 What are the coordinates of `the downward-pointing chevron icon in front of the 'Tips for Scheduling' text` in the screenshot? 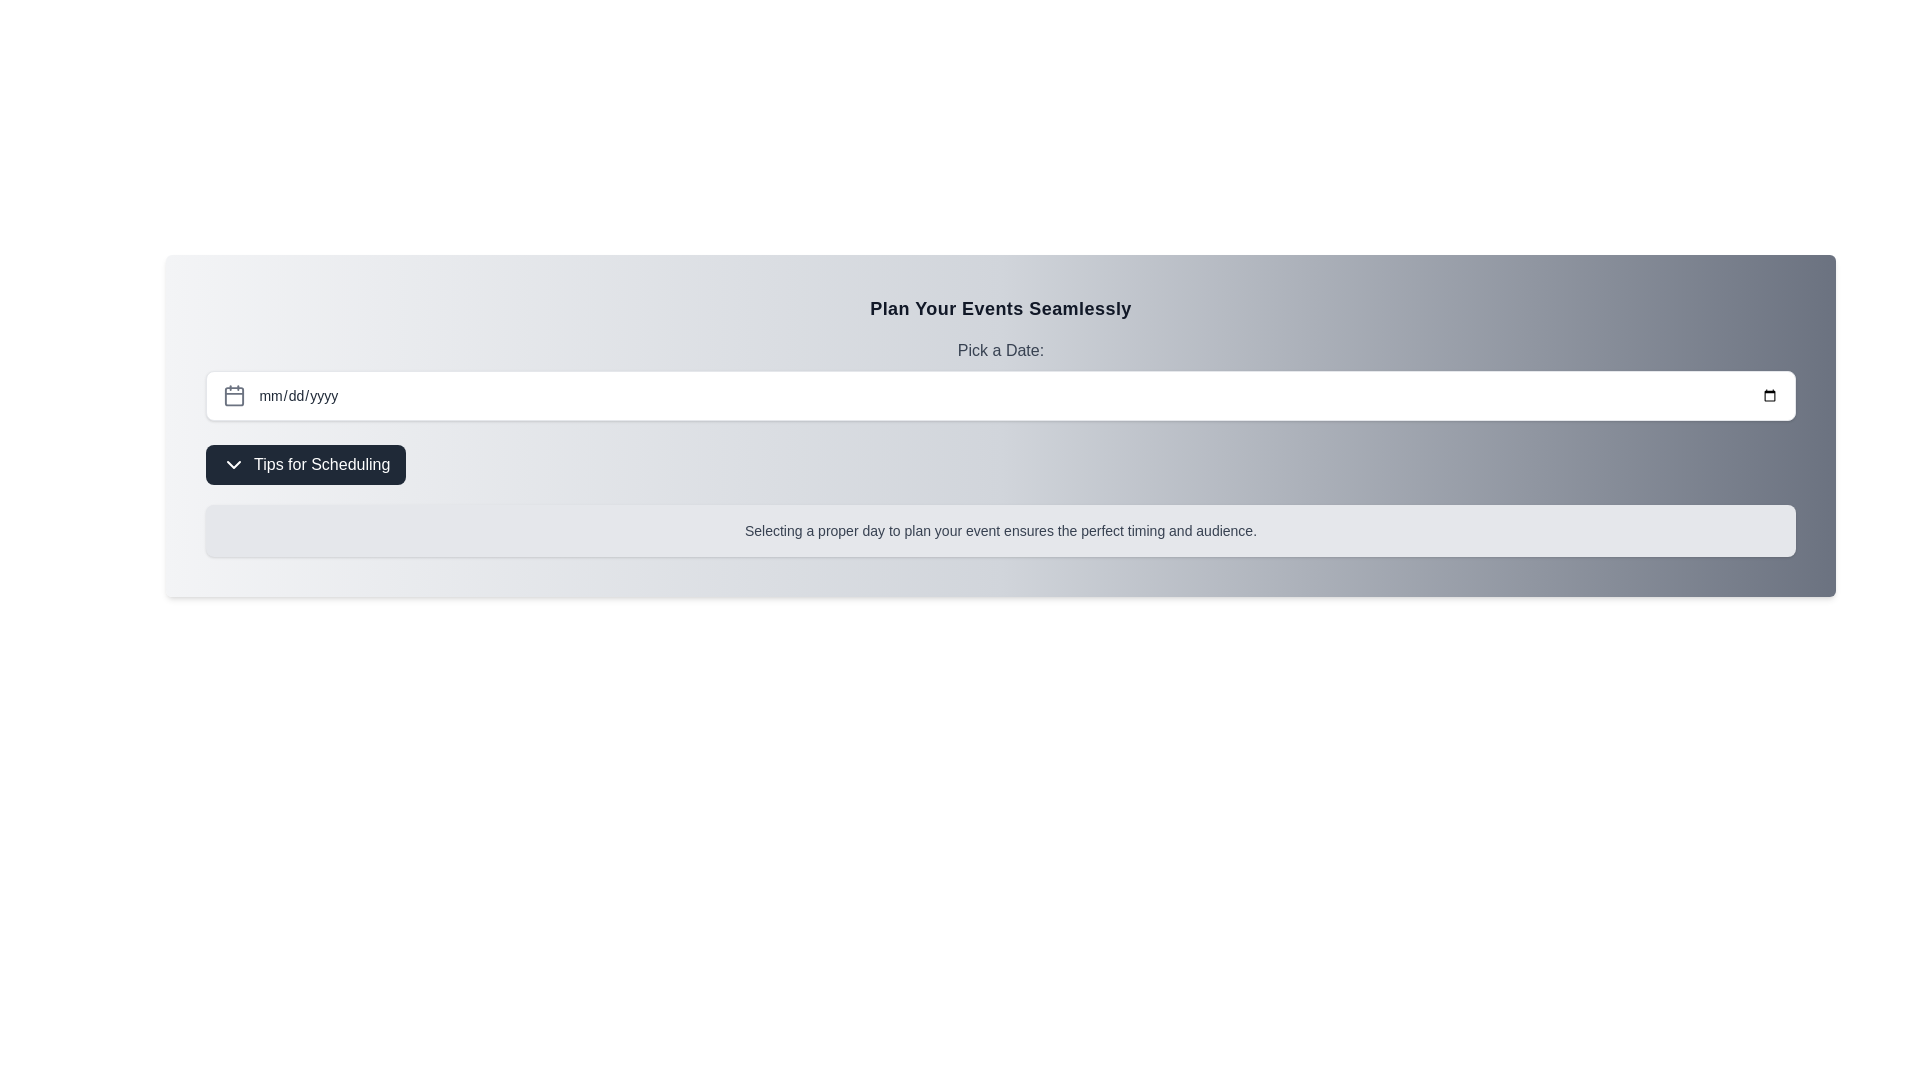 It's located at (234, 465).